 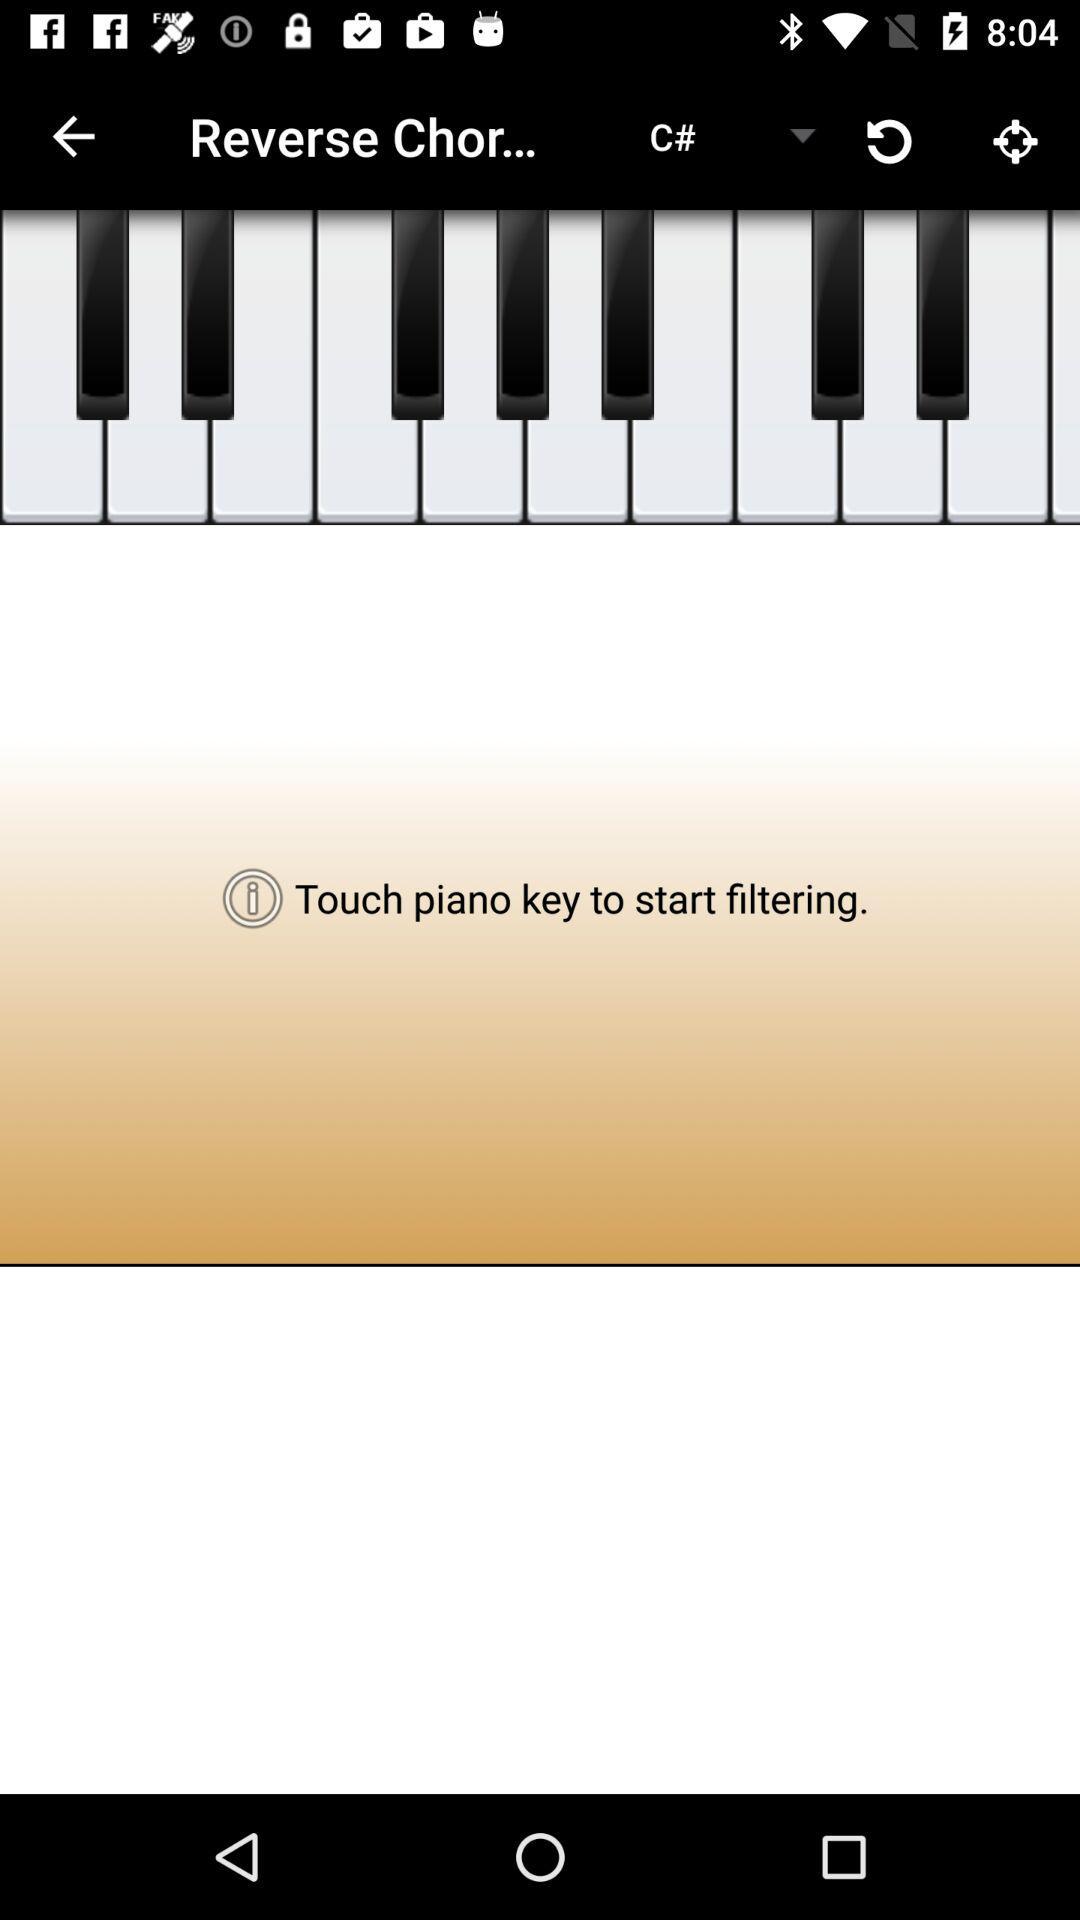 What do you see at coordinates (207, 314) in the screenshot?
I see `shows piano button` at bounding box center [207, 314].